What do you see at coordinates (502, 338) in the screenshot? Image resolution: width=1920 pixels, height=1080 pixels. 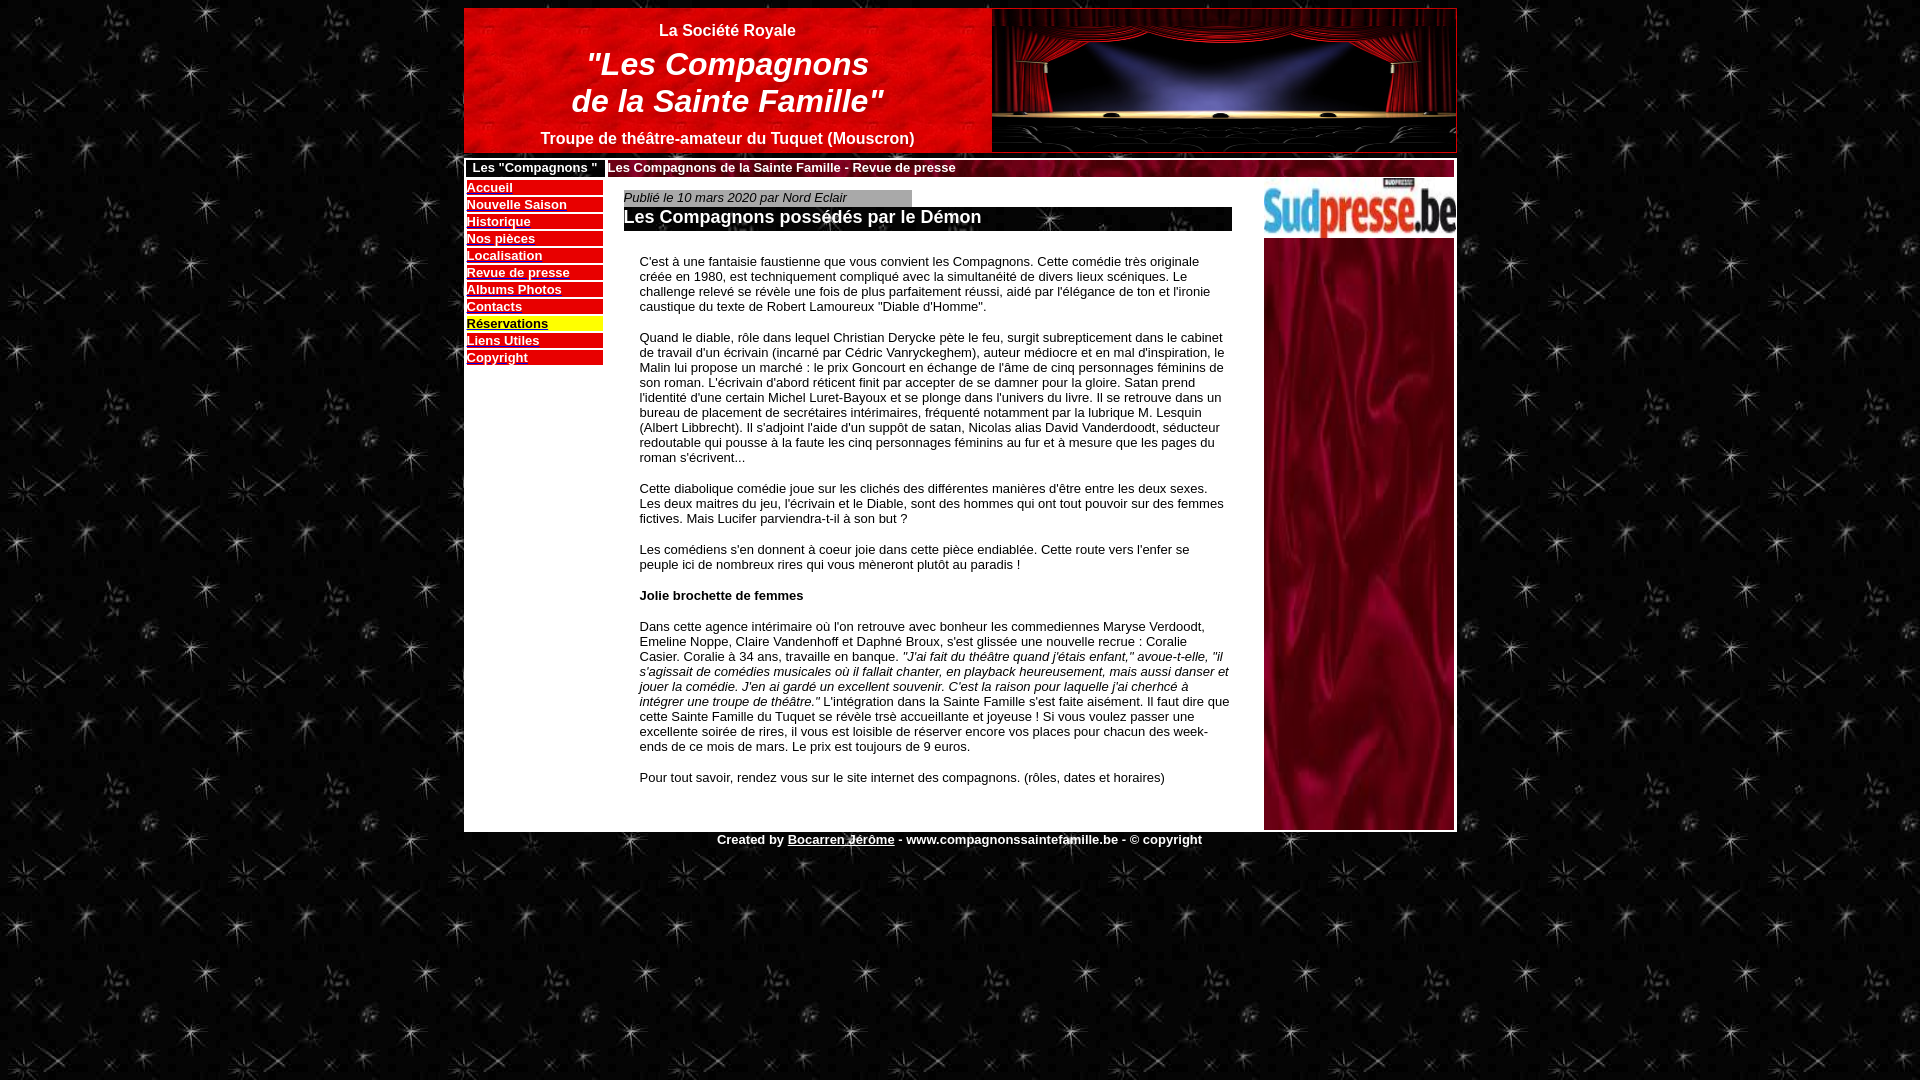 I see `'Liens Utiles'` at bounding box center [502, 338].